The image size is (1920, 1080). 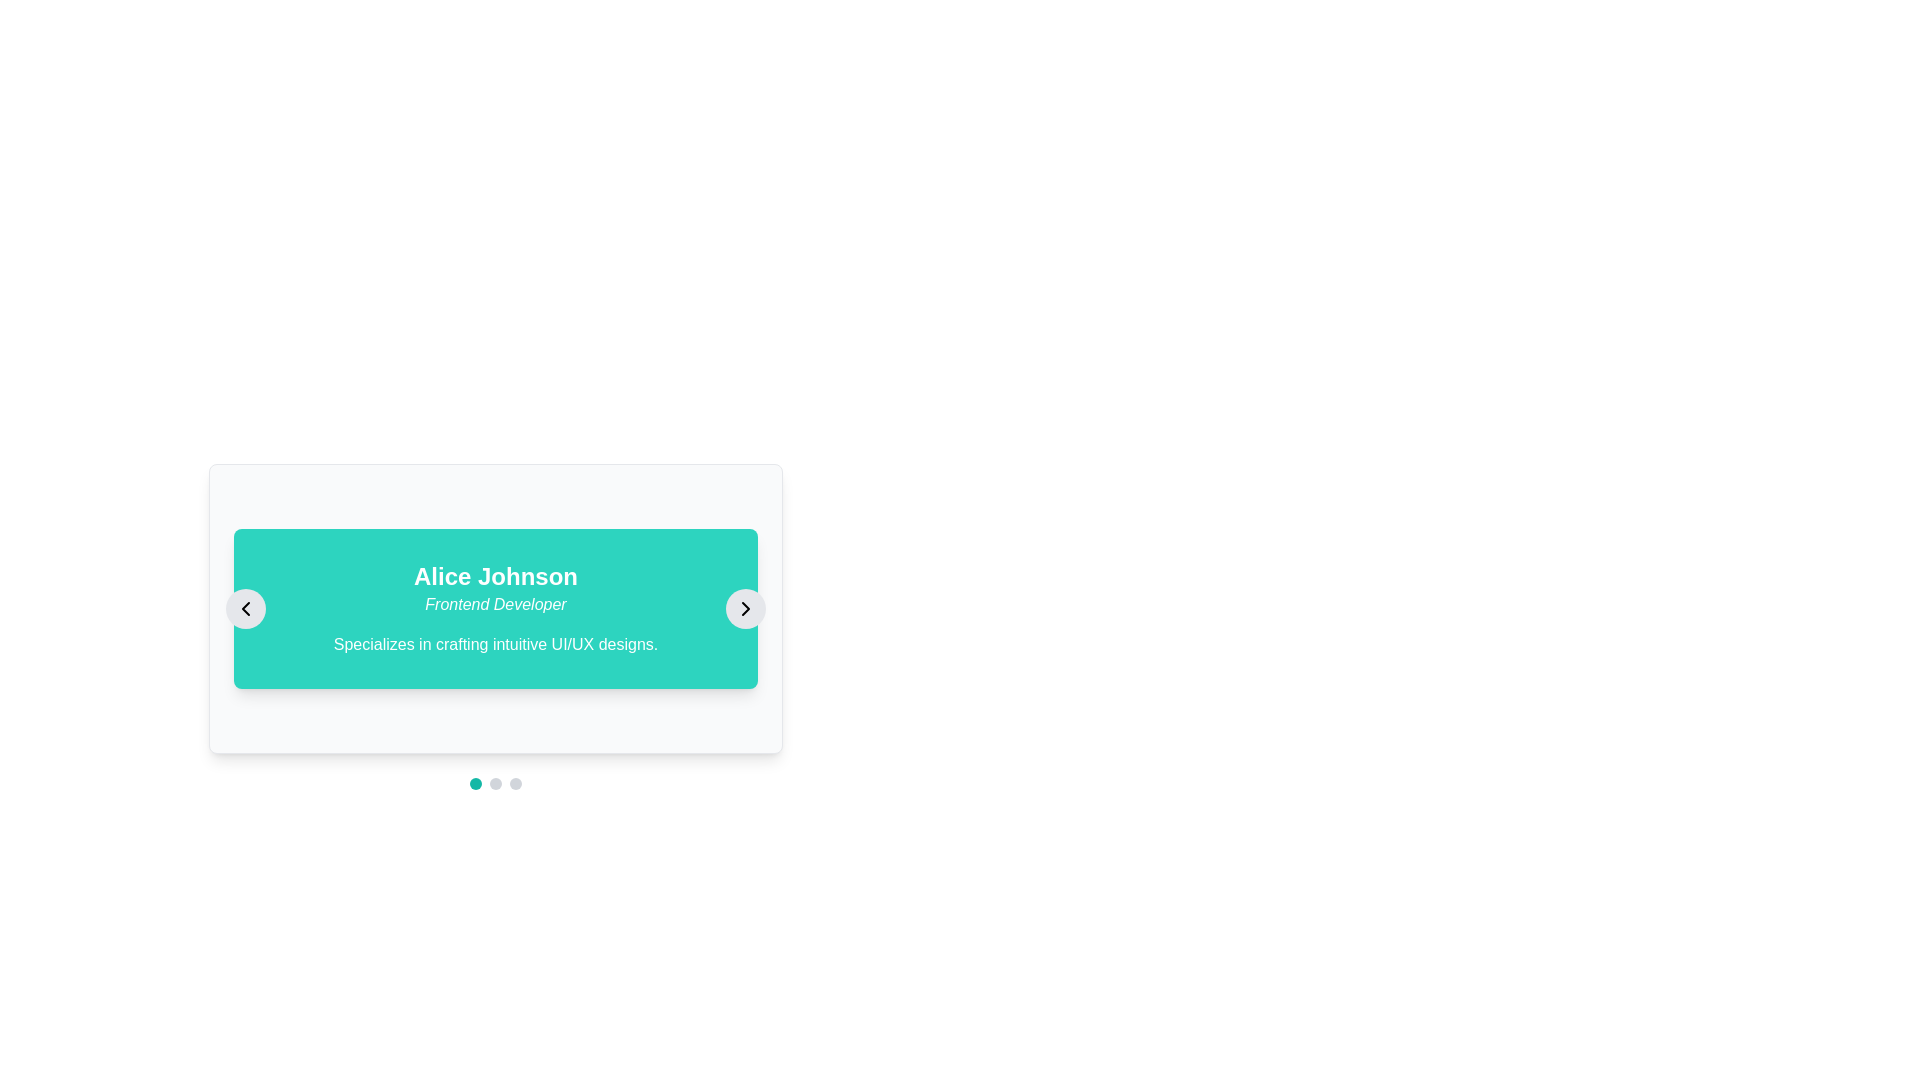 What do you see at coordinates (744, 608) in the screenshot?
I see `the circular button with a light gray background containing a right-pointing chevron icon` at bounding box center [744, 608].